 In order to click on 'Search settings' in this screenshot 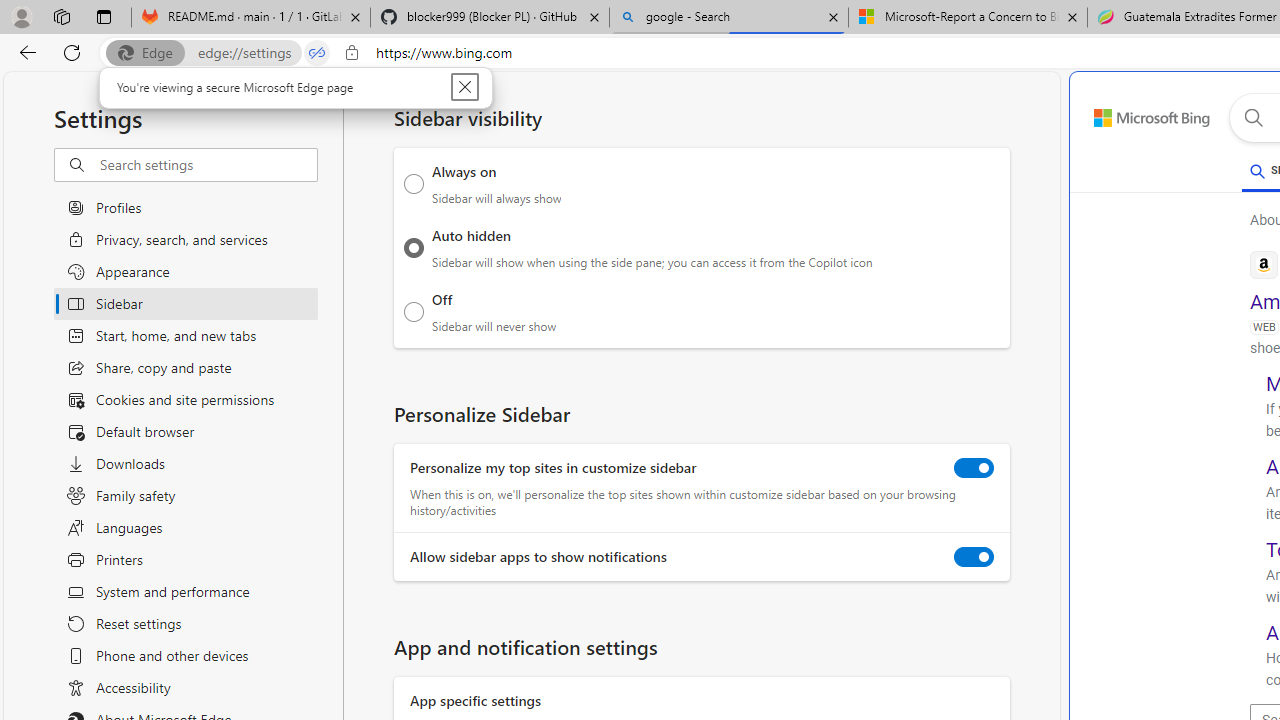, I will do `click(208, 164)`.